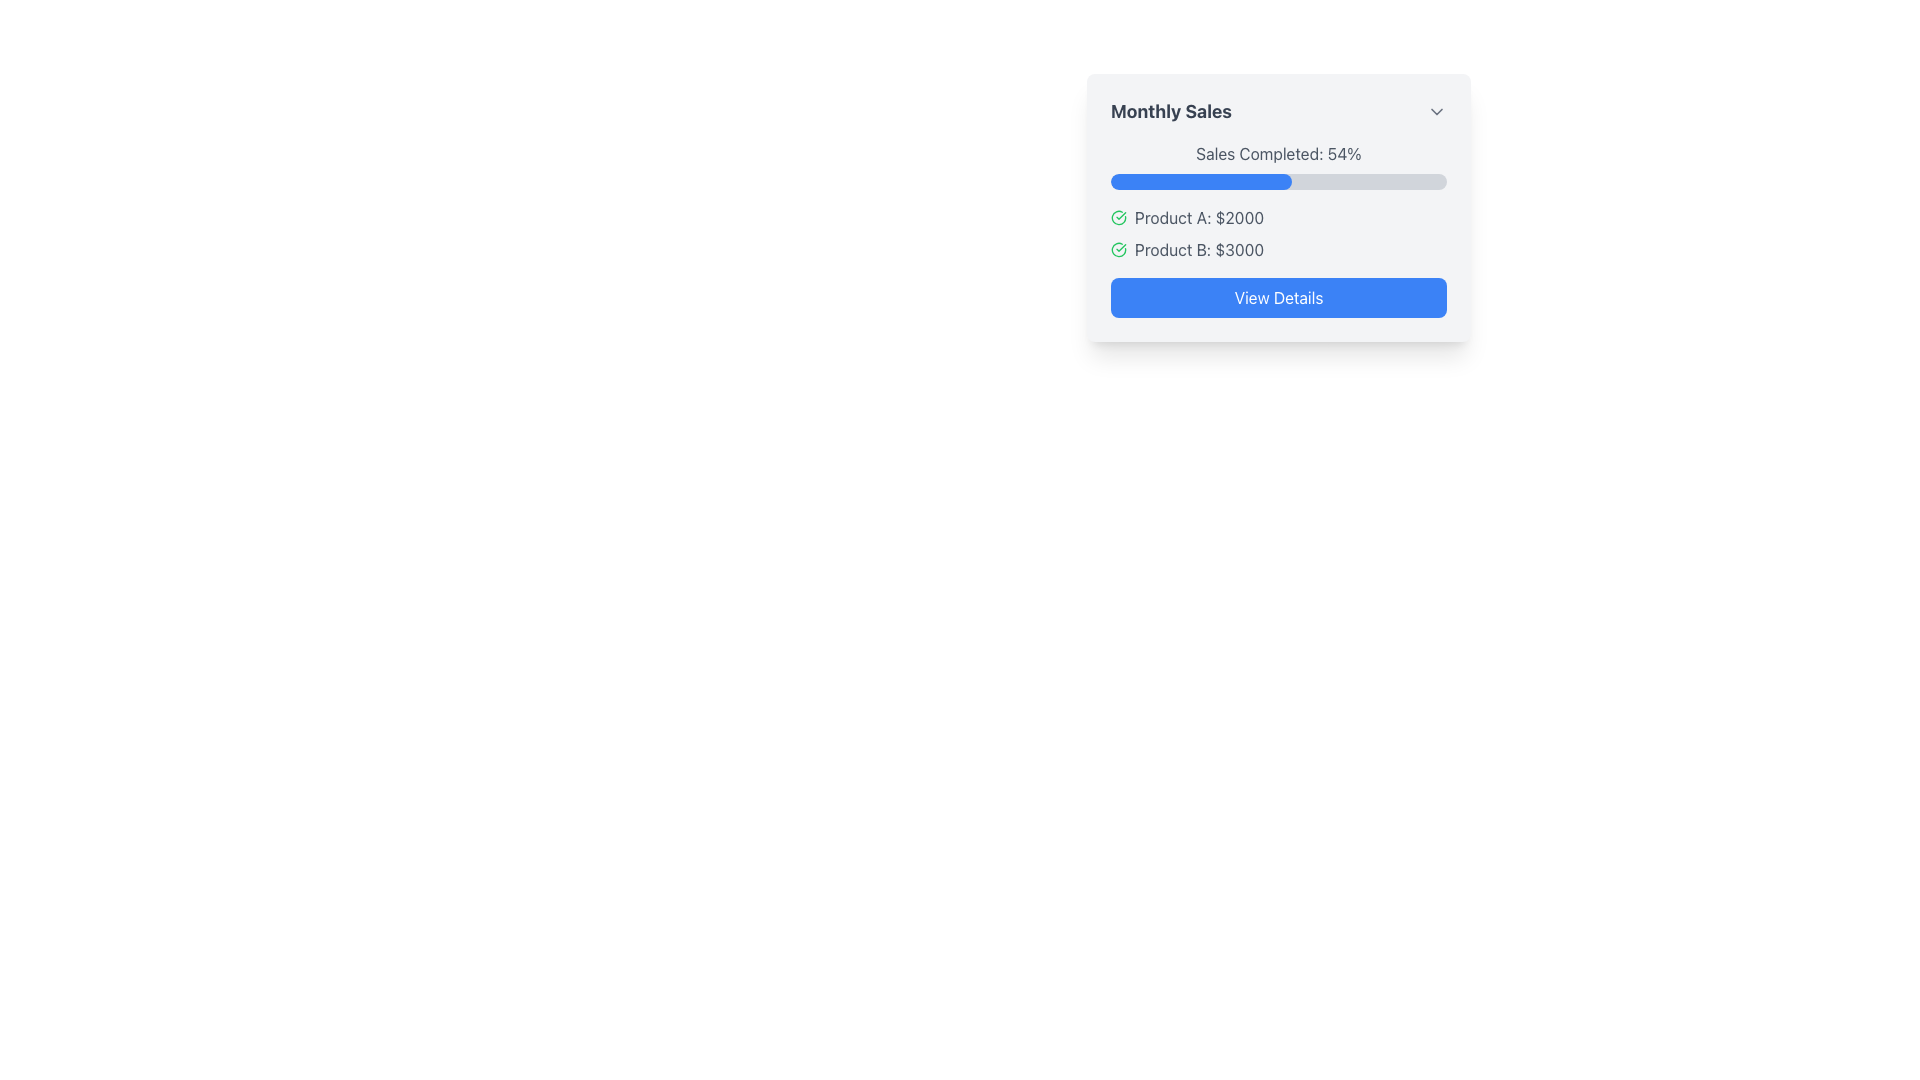 The height and width of the screenshot is (1080, 1920). I want to click on the status icon indicating a successful state for 'Product B: $3000' located in the second row under the 'Monthly Sales' section, so click(1117, 249).